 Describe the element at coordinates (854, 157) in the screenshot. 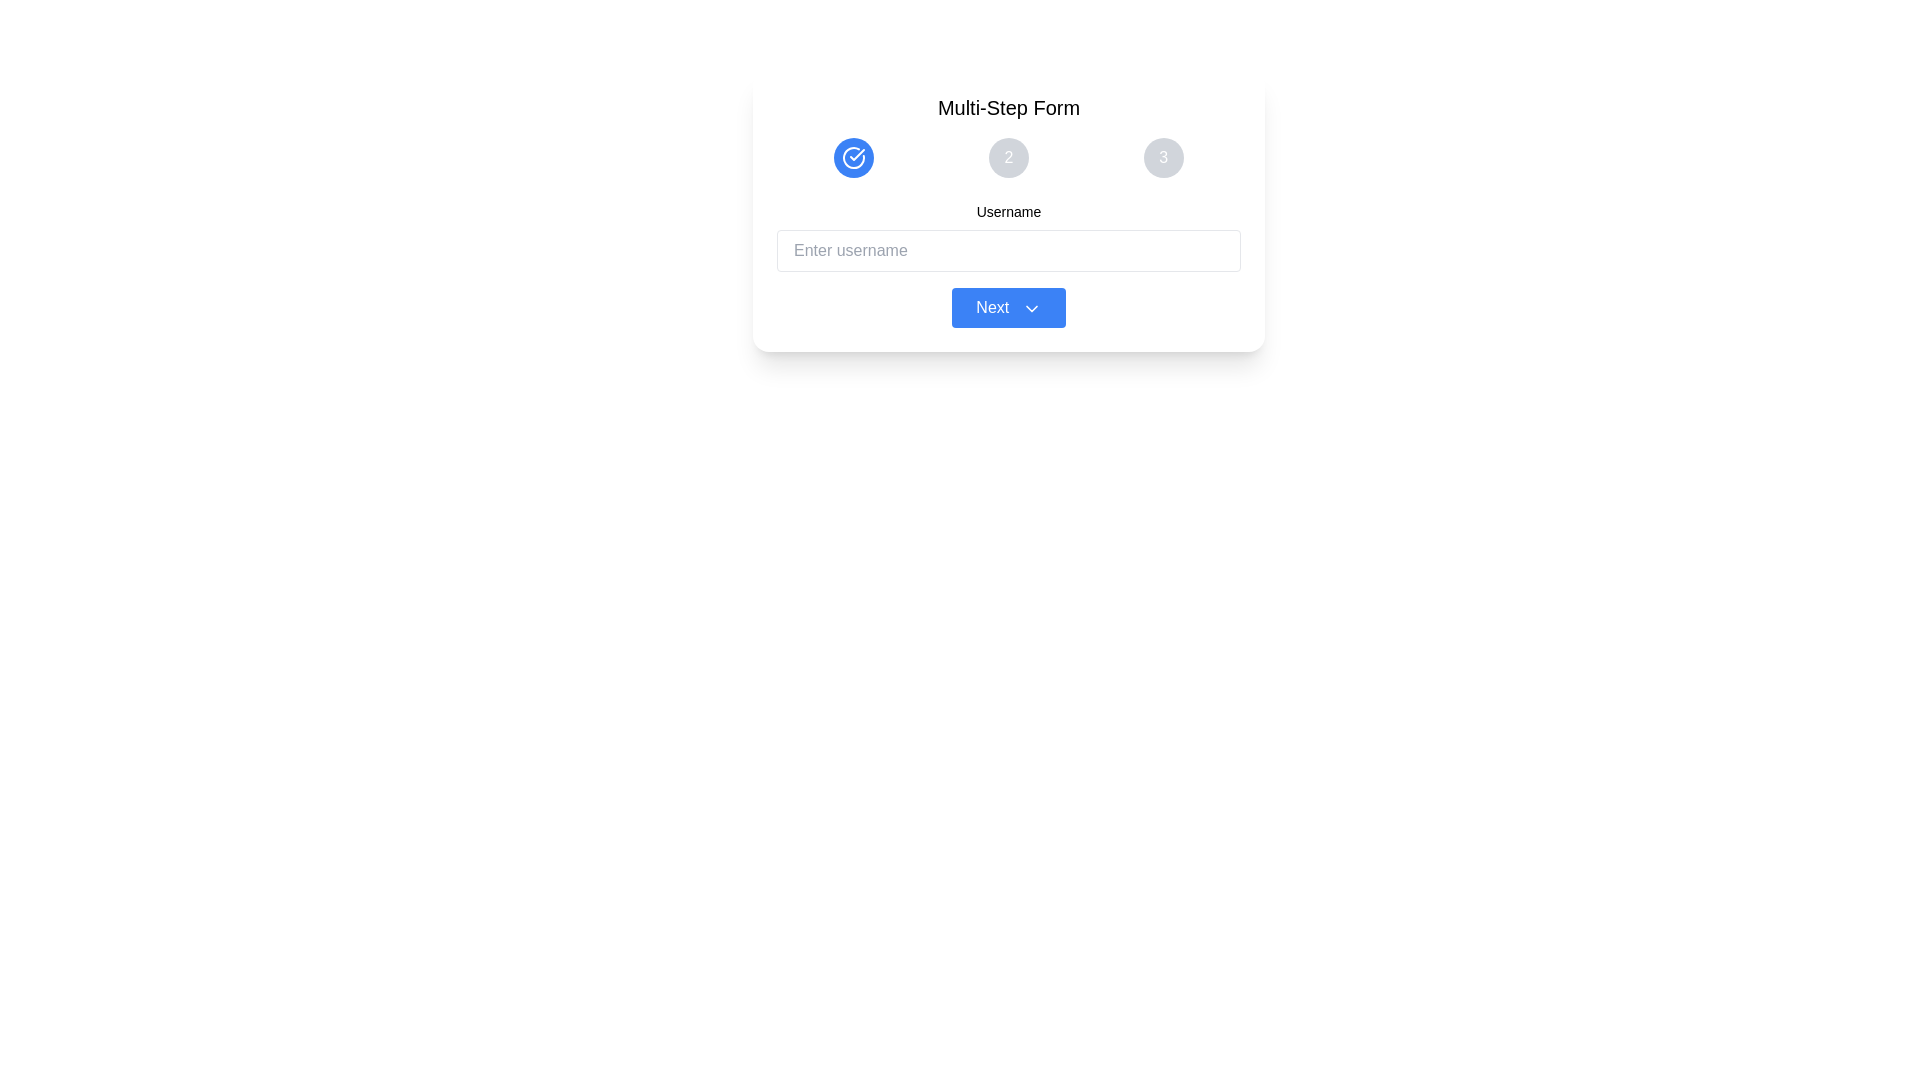

I see `the first icon in the multi-step form's status indicators to mark the completion of the first step` at that location.